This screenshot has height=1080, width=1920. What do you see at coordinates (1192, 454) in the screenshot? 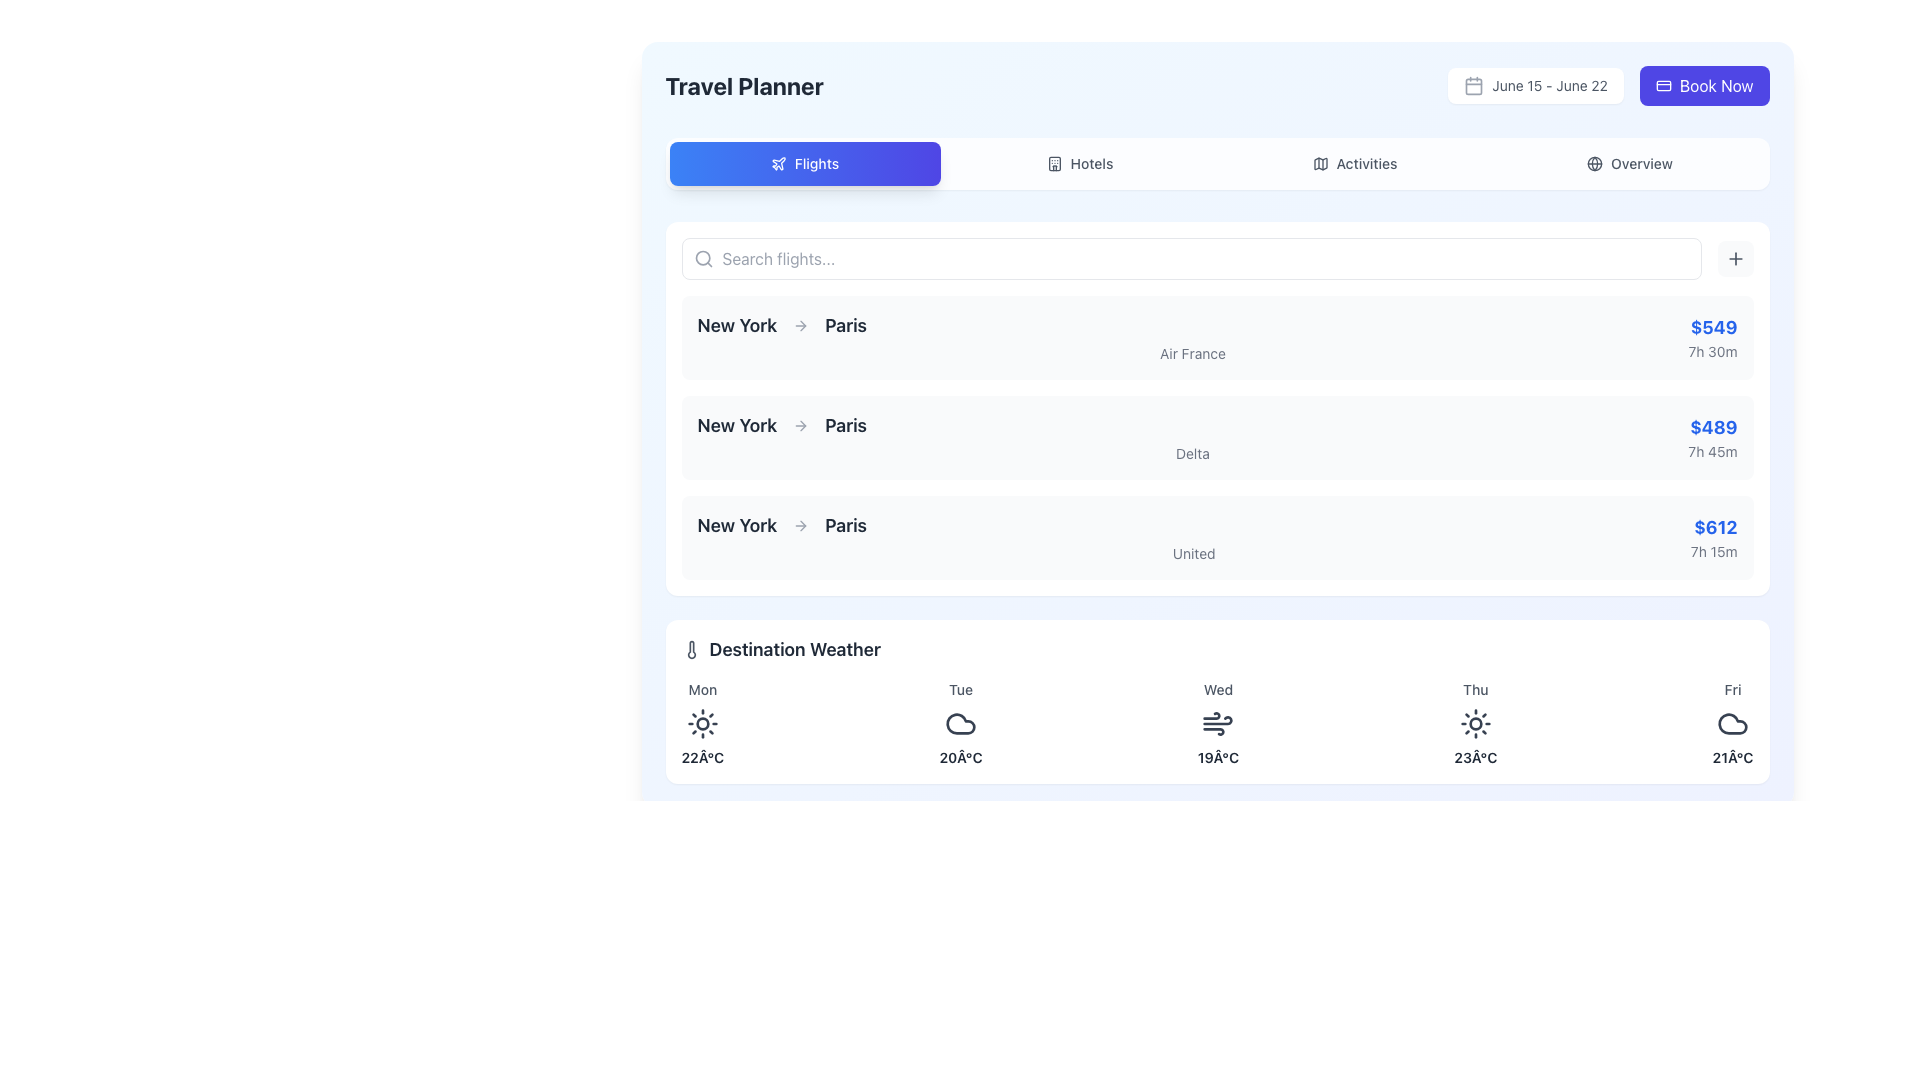
I see `the airline carrier label located under the second 'New York to Paris' flight option` at bounding box center [1192, 454].